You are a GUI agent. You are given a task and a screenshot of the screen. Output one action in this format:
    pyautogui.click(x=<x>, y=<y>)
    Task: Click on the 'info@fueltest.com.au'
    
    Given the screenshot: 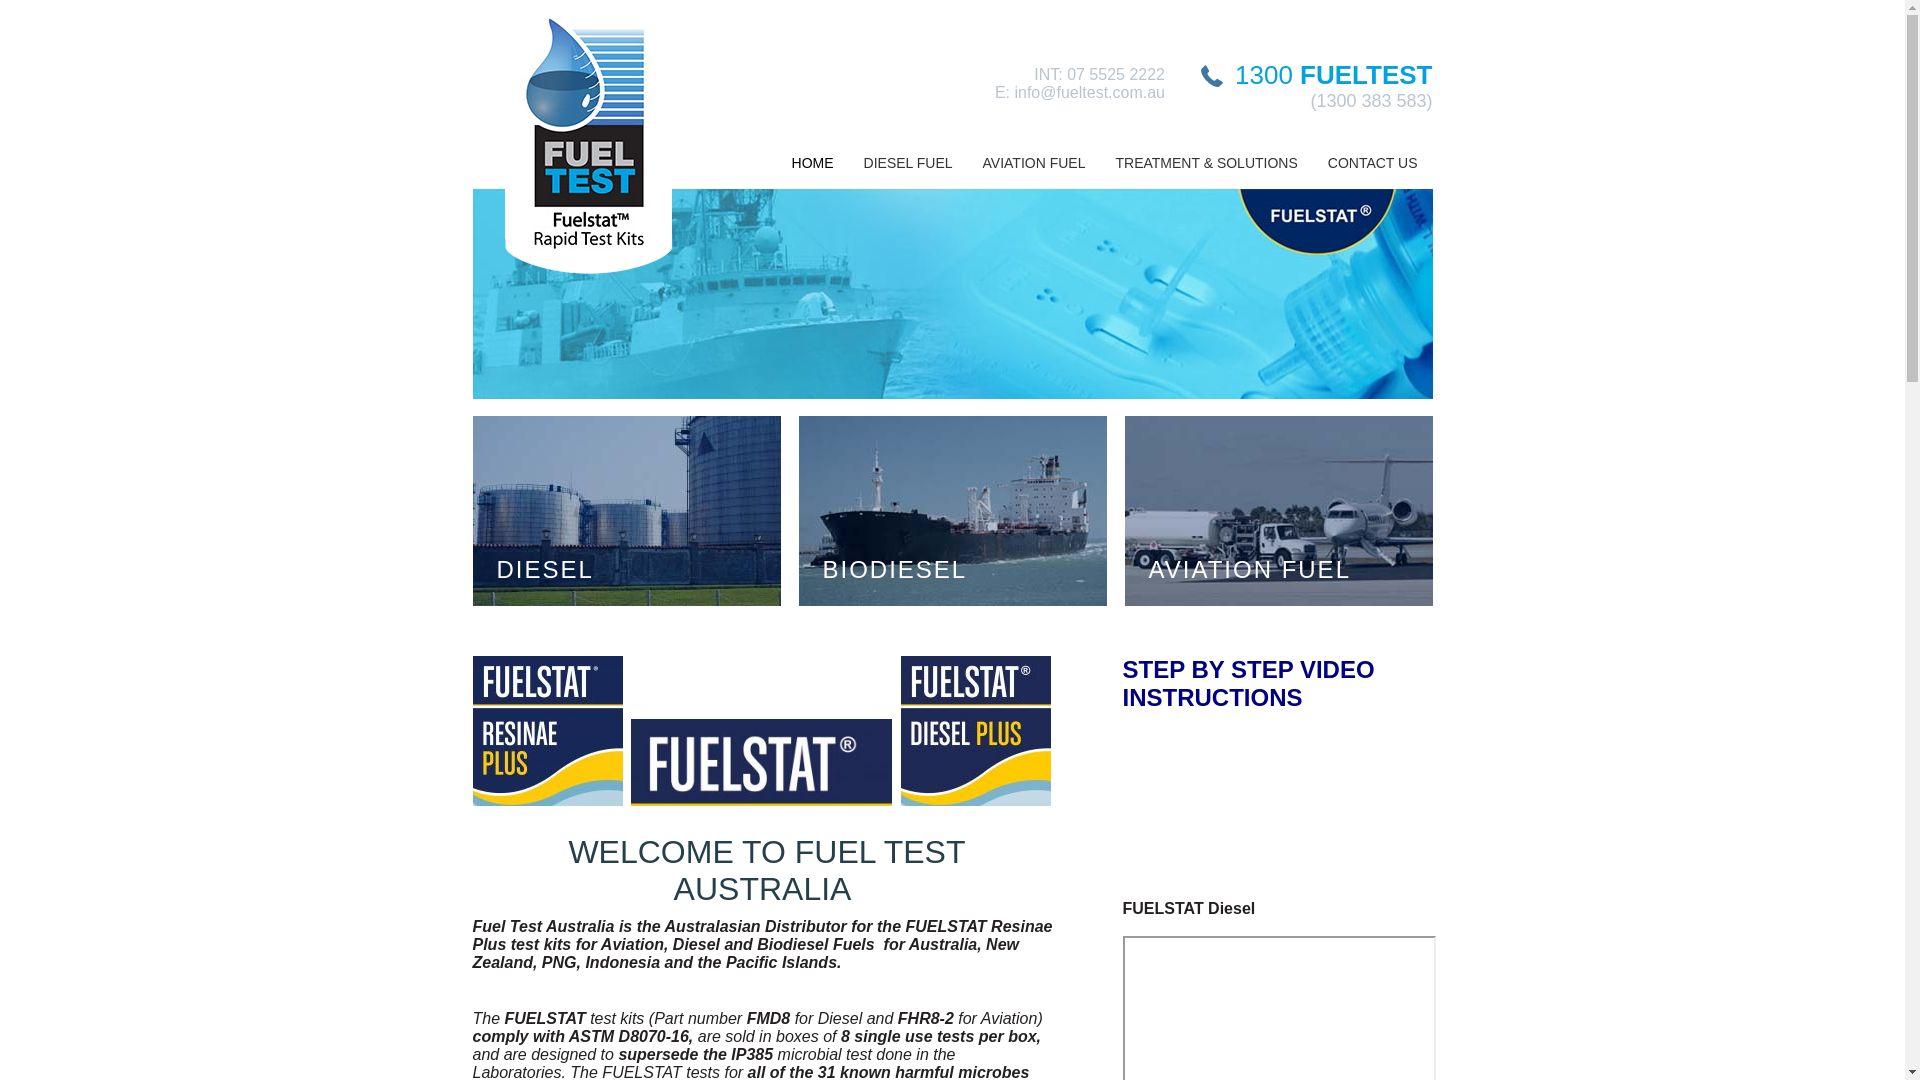 What is the action you would take?
    pyautogui.click(x=1088, y=92)
    